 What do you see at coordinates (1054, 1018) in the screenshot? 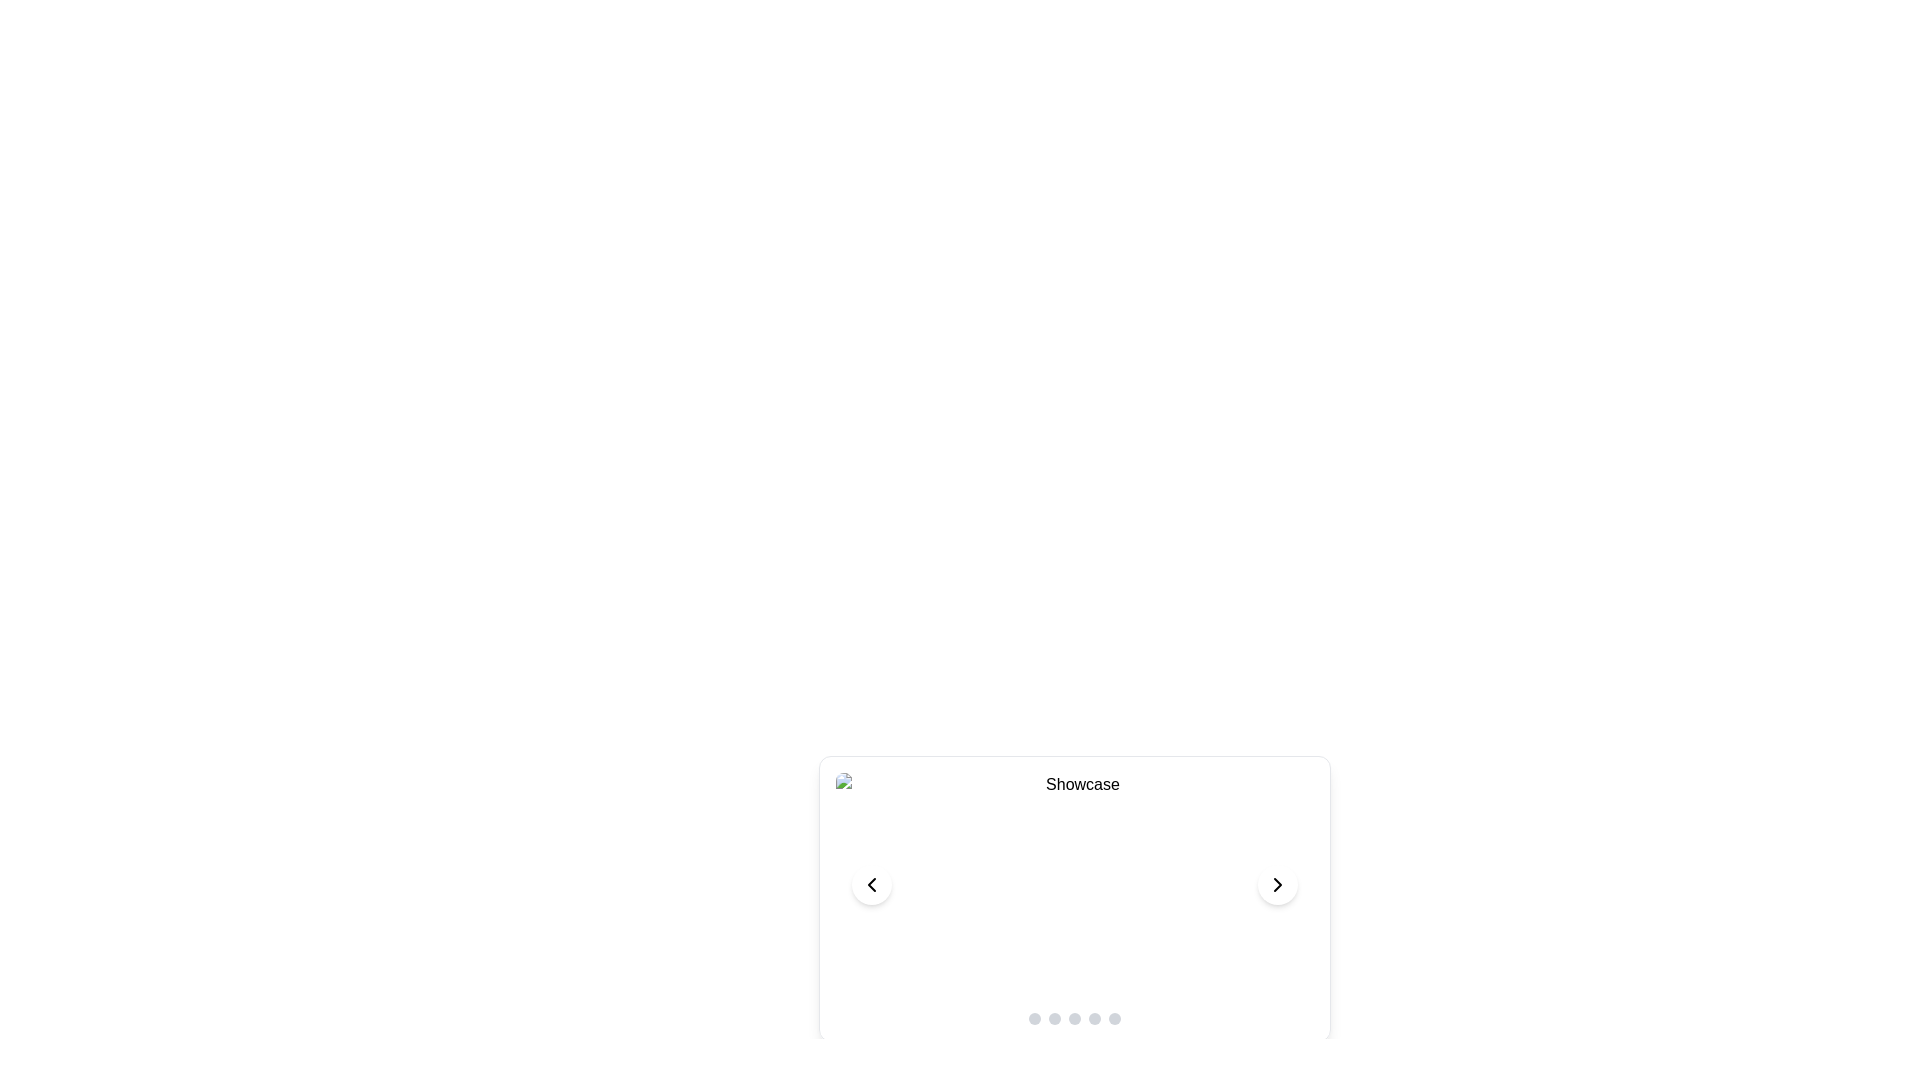
I see `the second navigation indicator dot in the group of five dots` at bounding box center [1054, 1018].